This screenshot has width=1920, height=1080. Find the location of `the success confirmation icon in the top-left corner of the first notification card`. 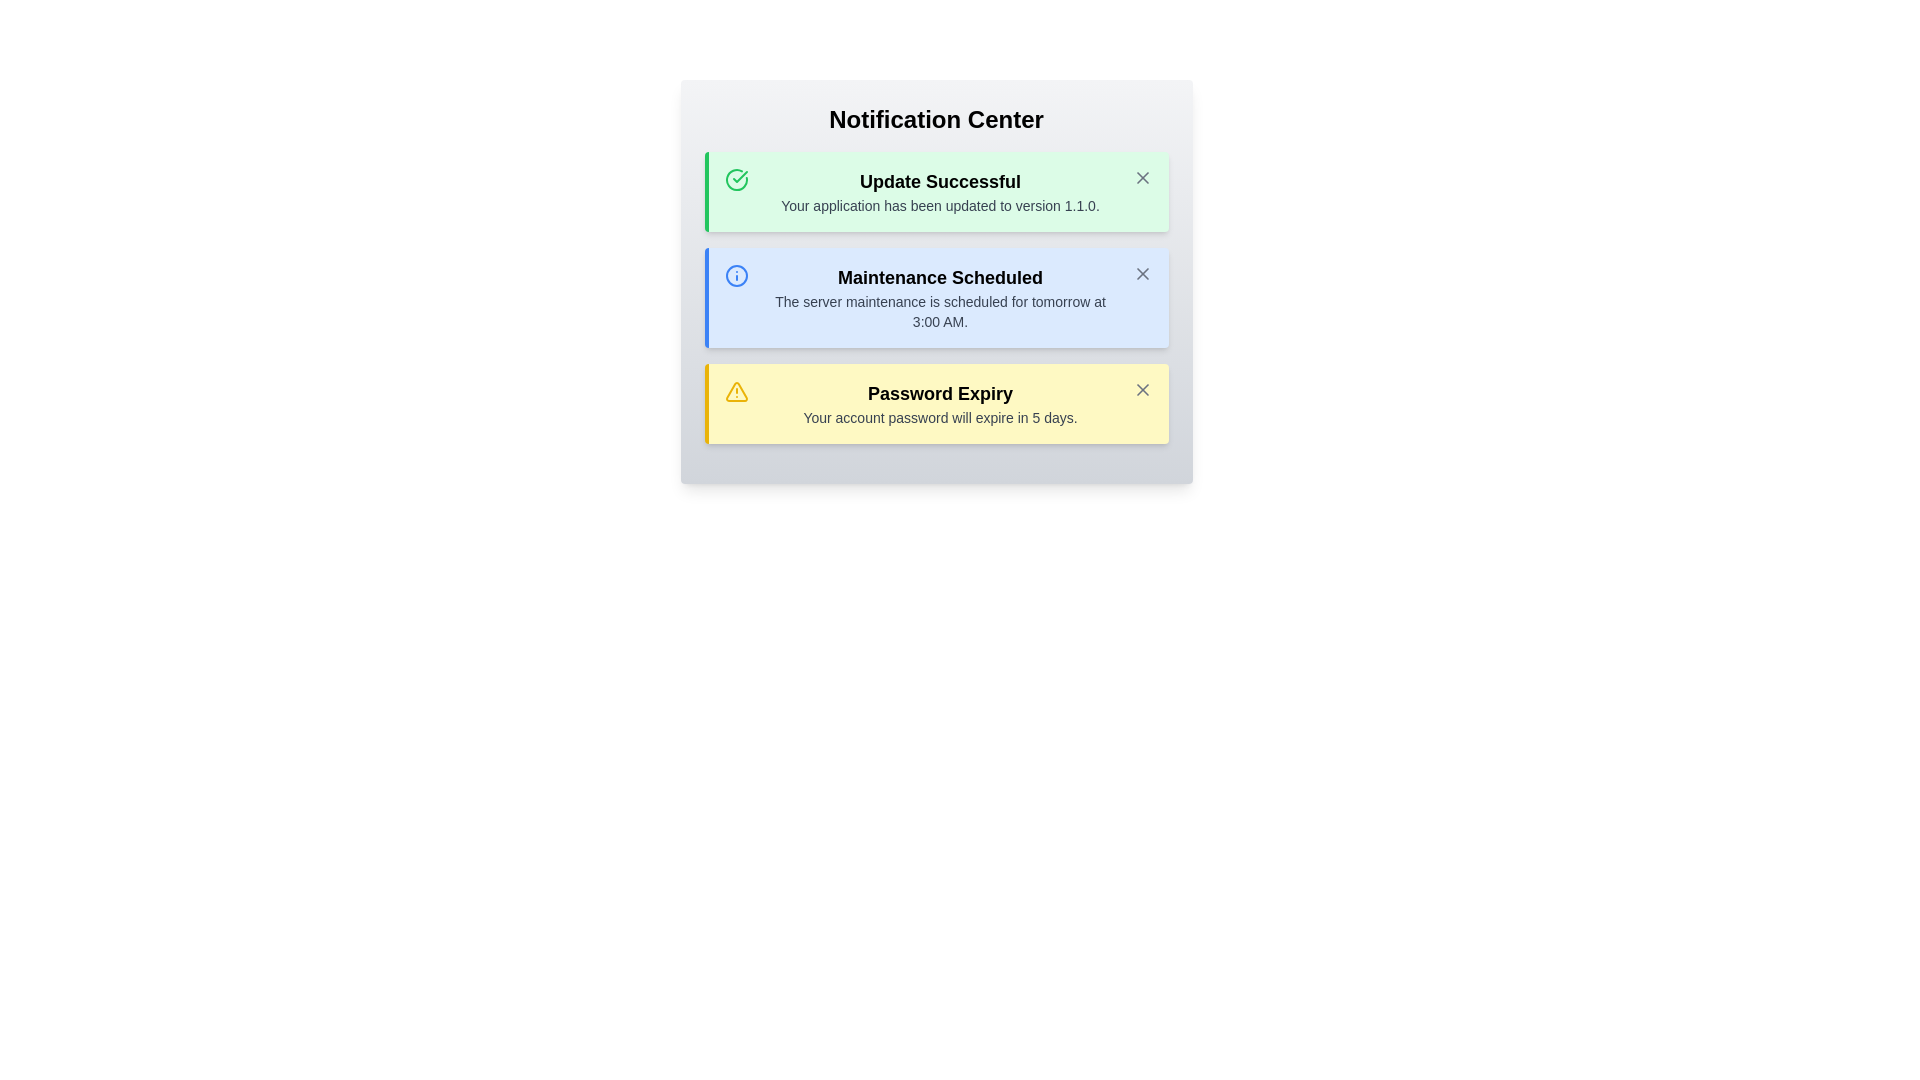

the success confirmation icon in the top-left corner of the first notification card is located at coordinates (738, 176).